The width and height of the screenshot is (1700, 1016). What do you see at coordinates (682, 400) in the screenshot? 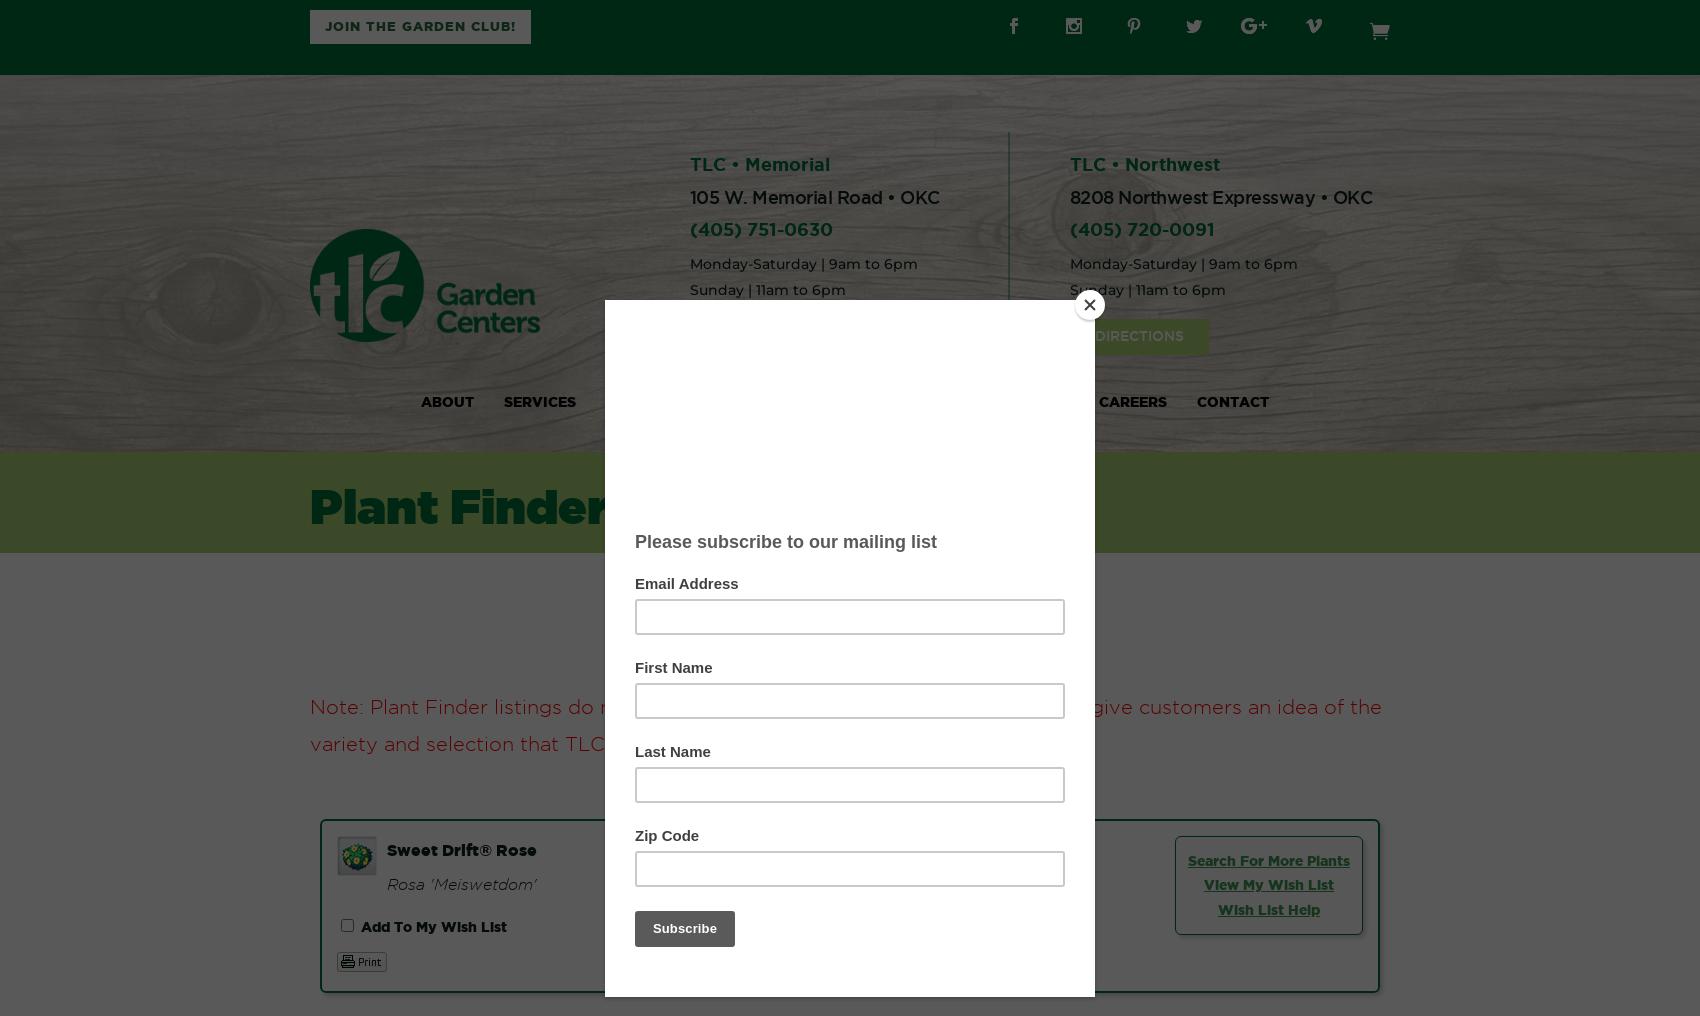
I see `'Plant Info Center'` at bounding box center [682, 400].